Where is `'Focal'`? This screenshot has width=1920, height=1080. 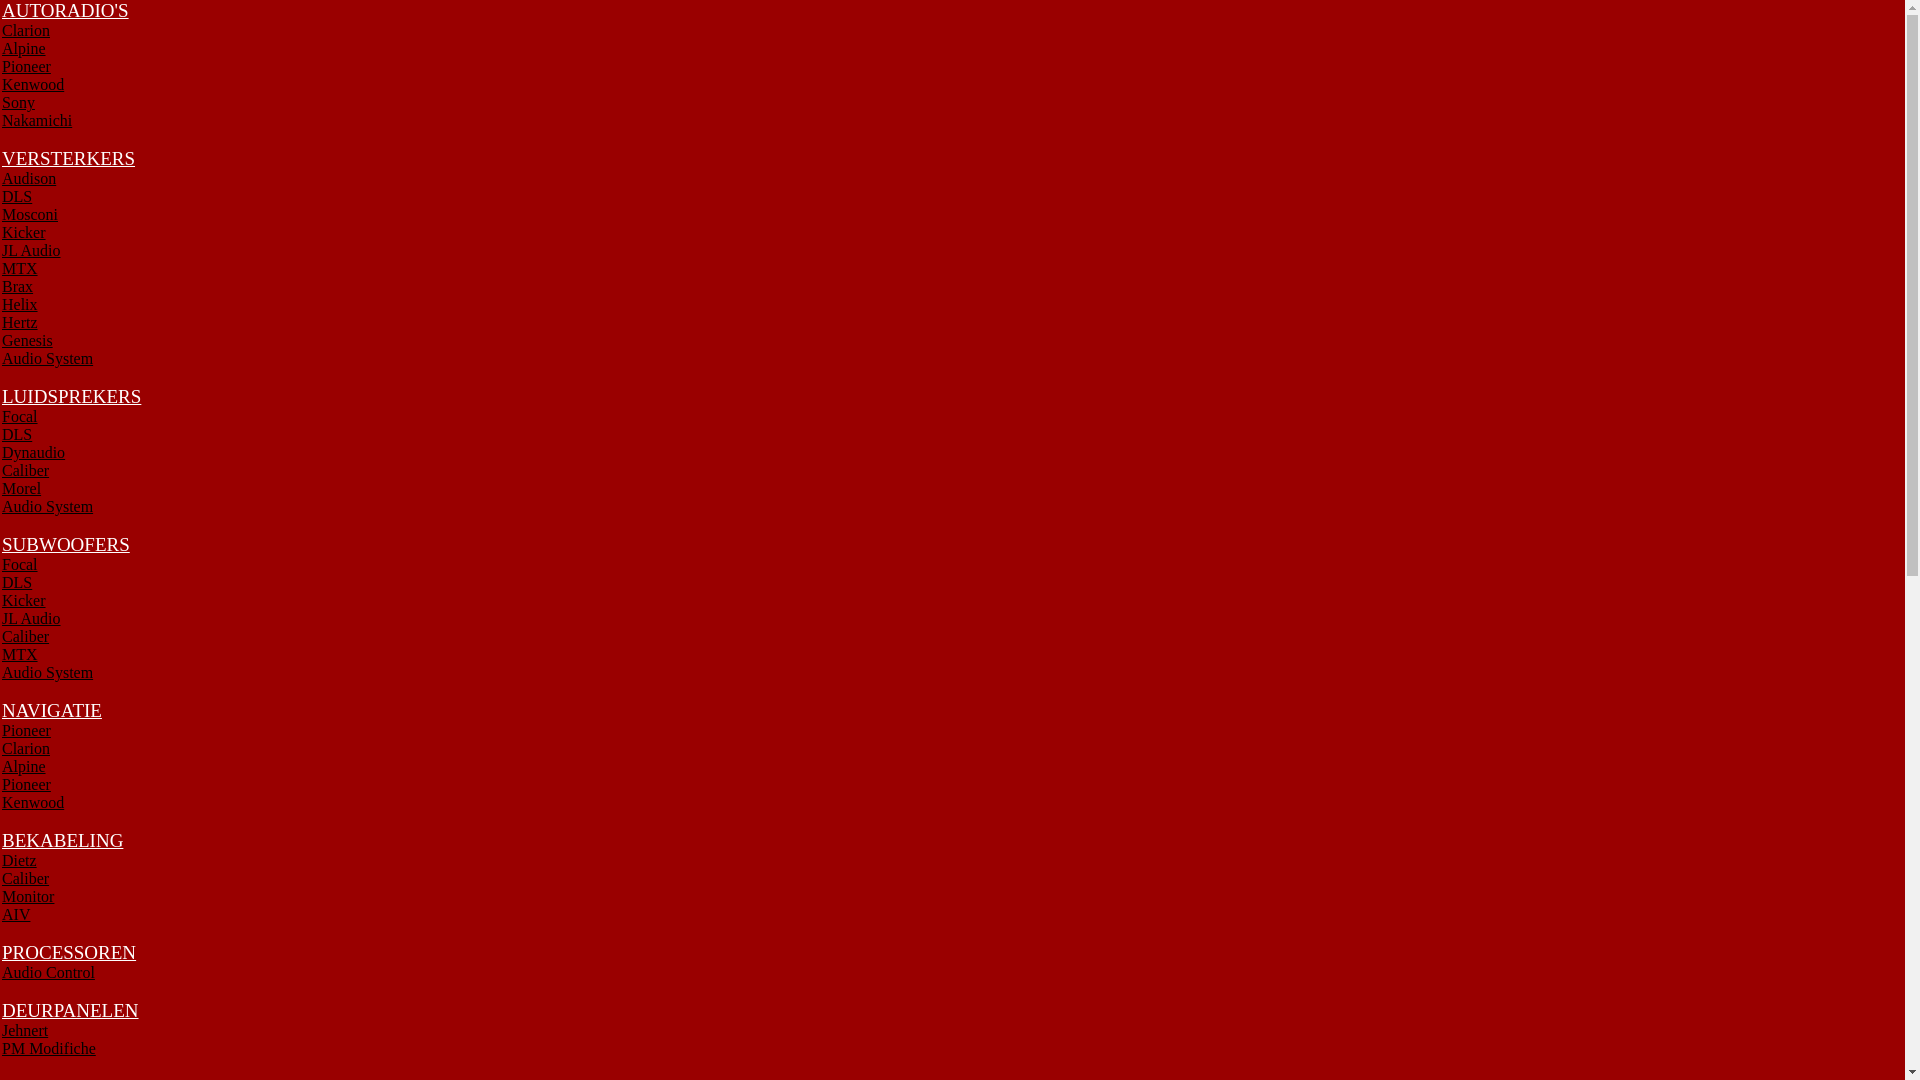 'Focal' is located at coordinates (19, 564).